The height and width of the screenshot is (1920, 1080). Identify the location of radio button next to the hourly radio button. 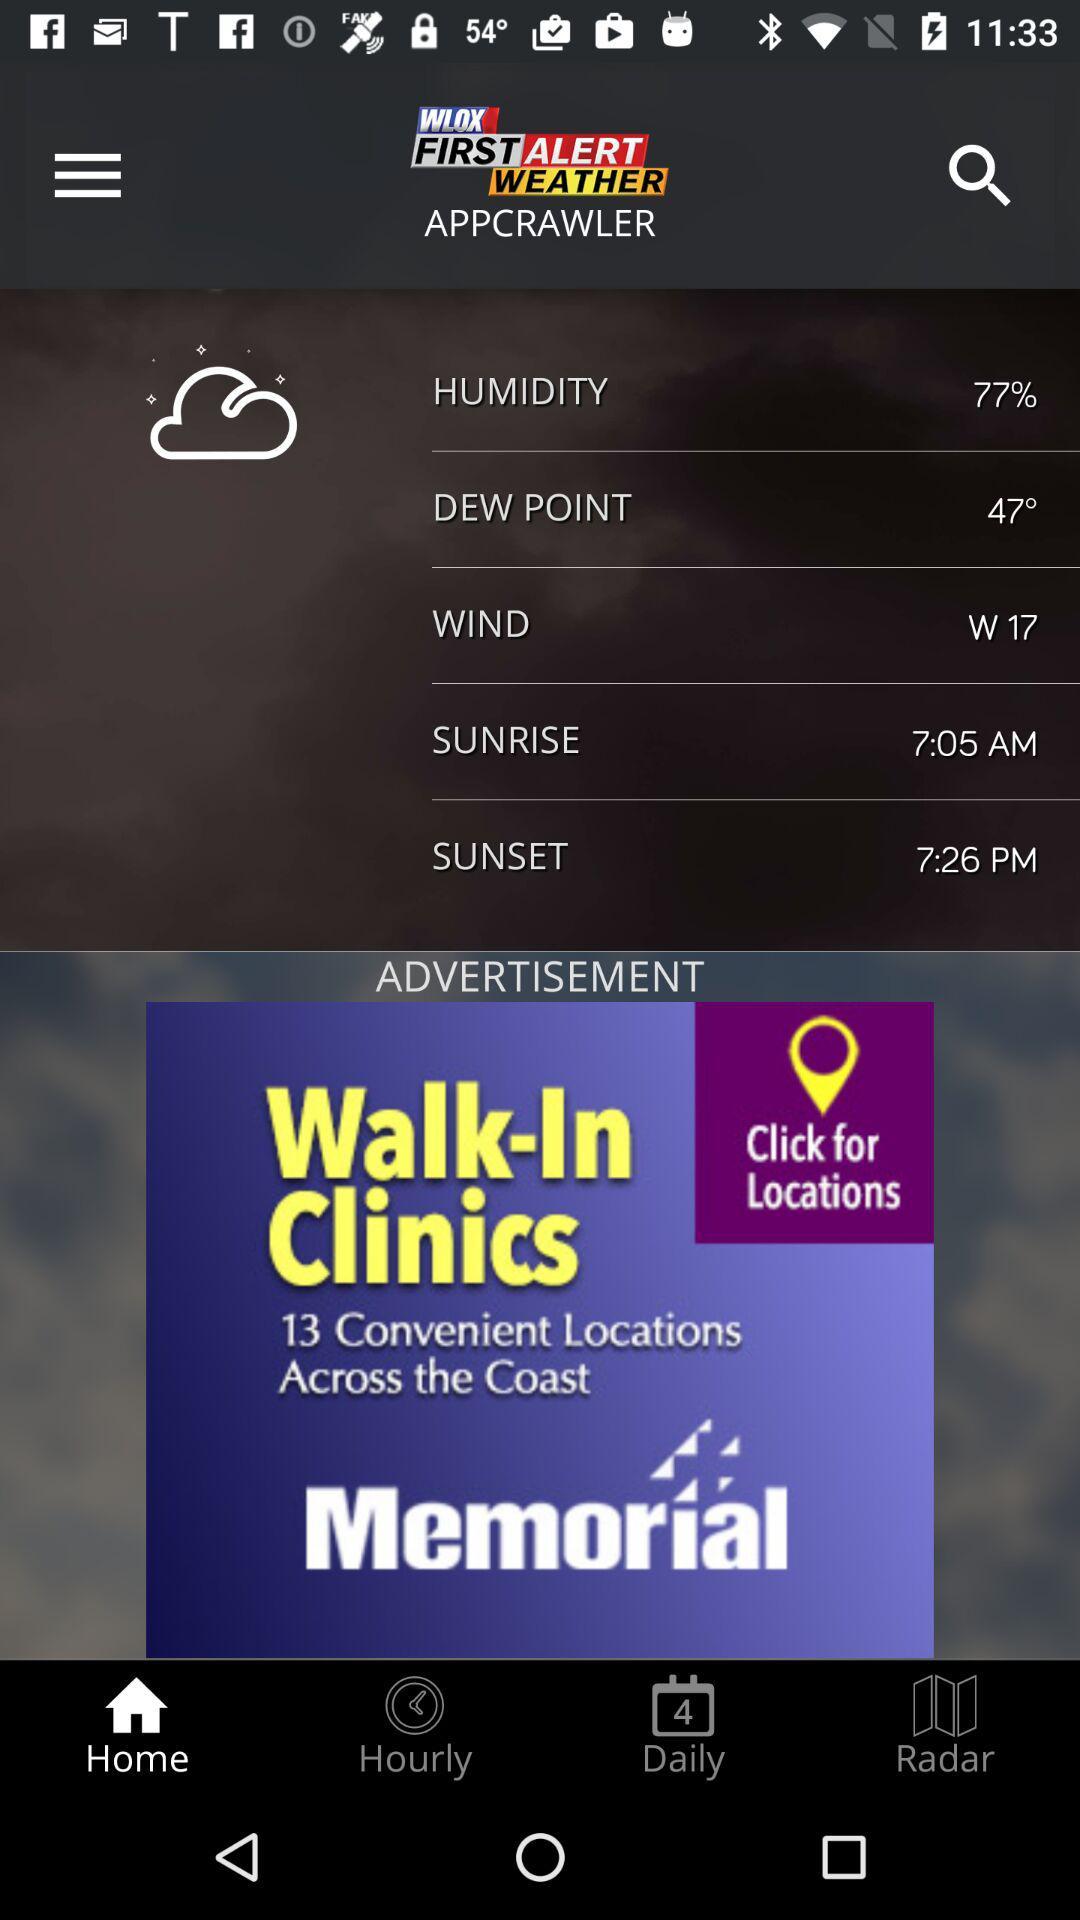
(682, 1726).